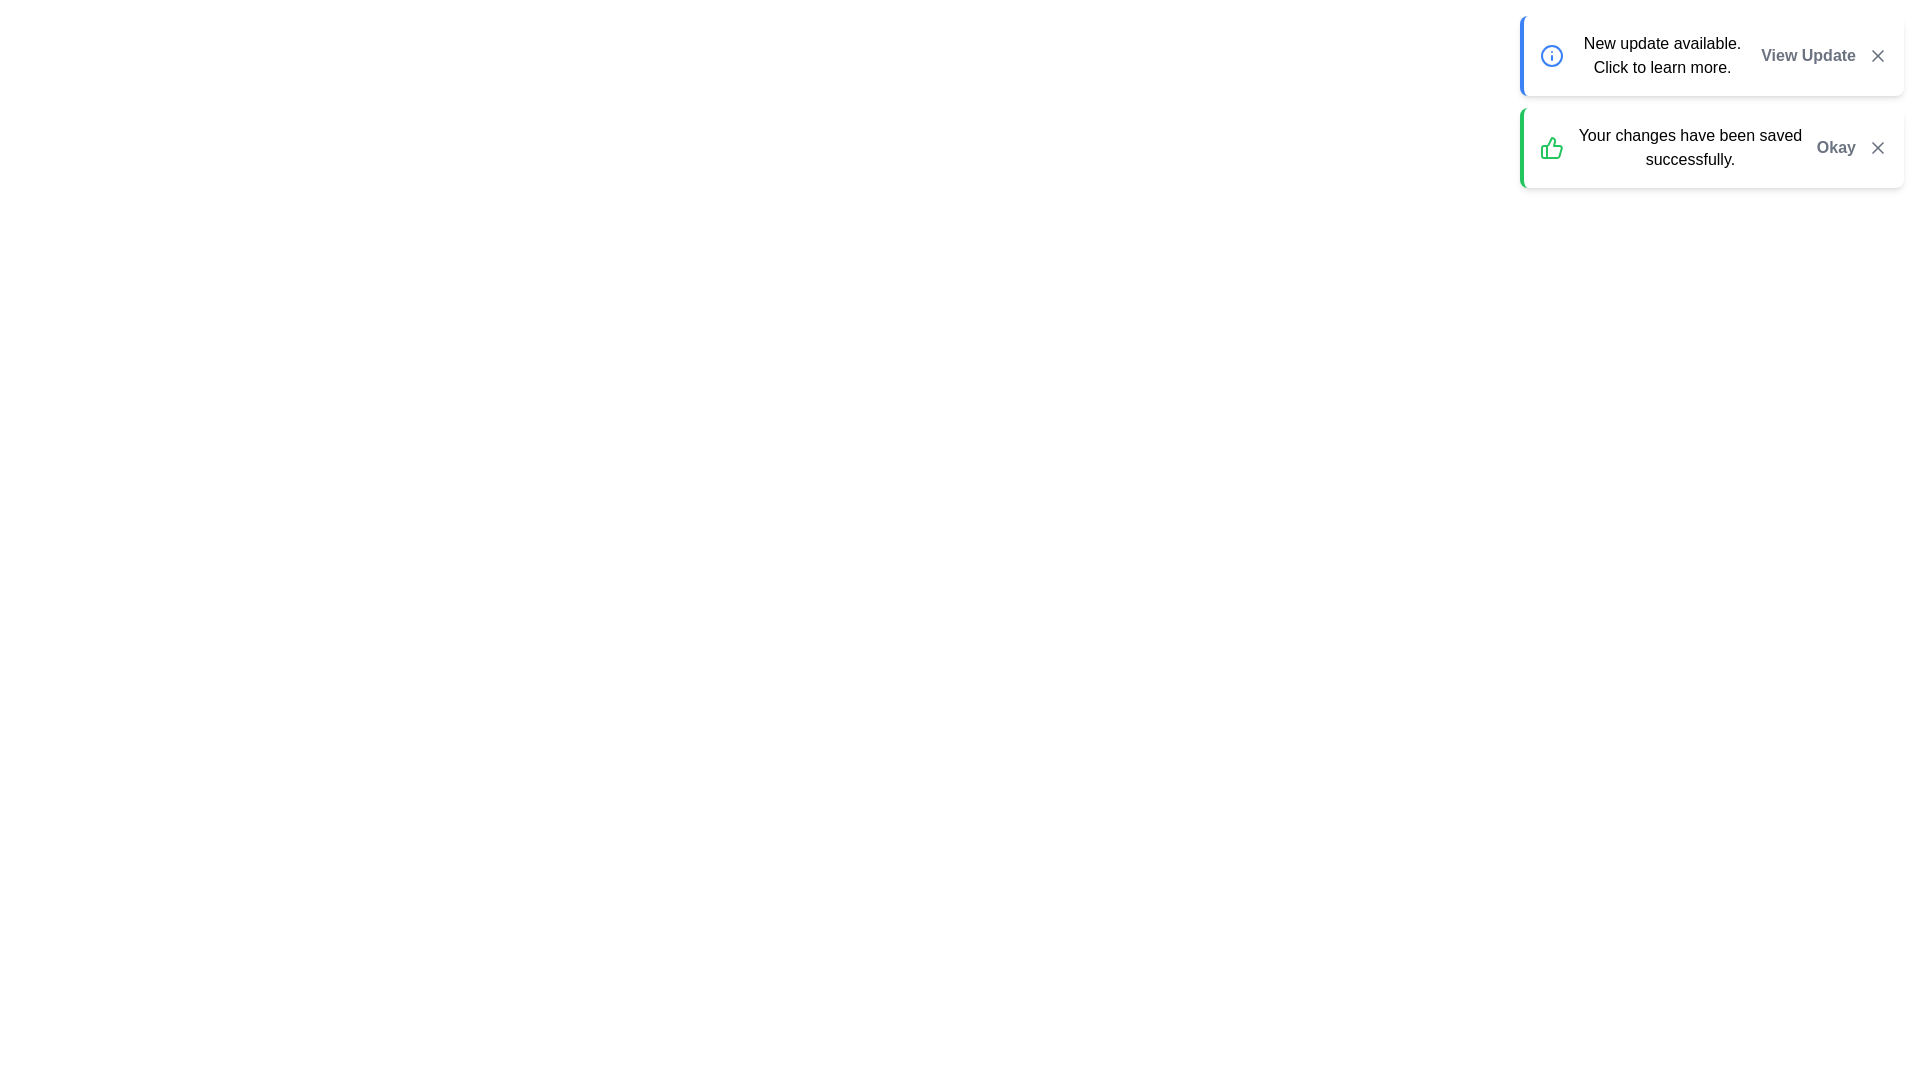 This screenshot has width=1920, height=1080. What do you see at coordinates (1550, 146) in the screenshot?
I see `the right segment of the thumbs-up icon located in the bottom notification message area of the interface, which represents a positive confirmation action` at bounding box center [1550, 146].